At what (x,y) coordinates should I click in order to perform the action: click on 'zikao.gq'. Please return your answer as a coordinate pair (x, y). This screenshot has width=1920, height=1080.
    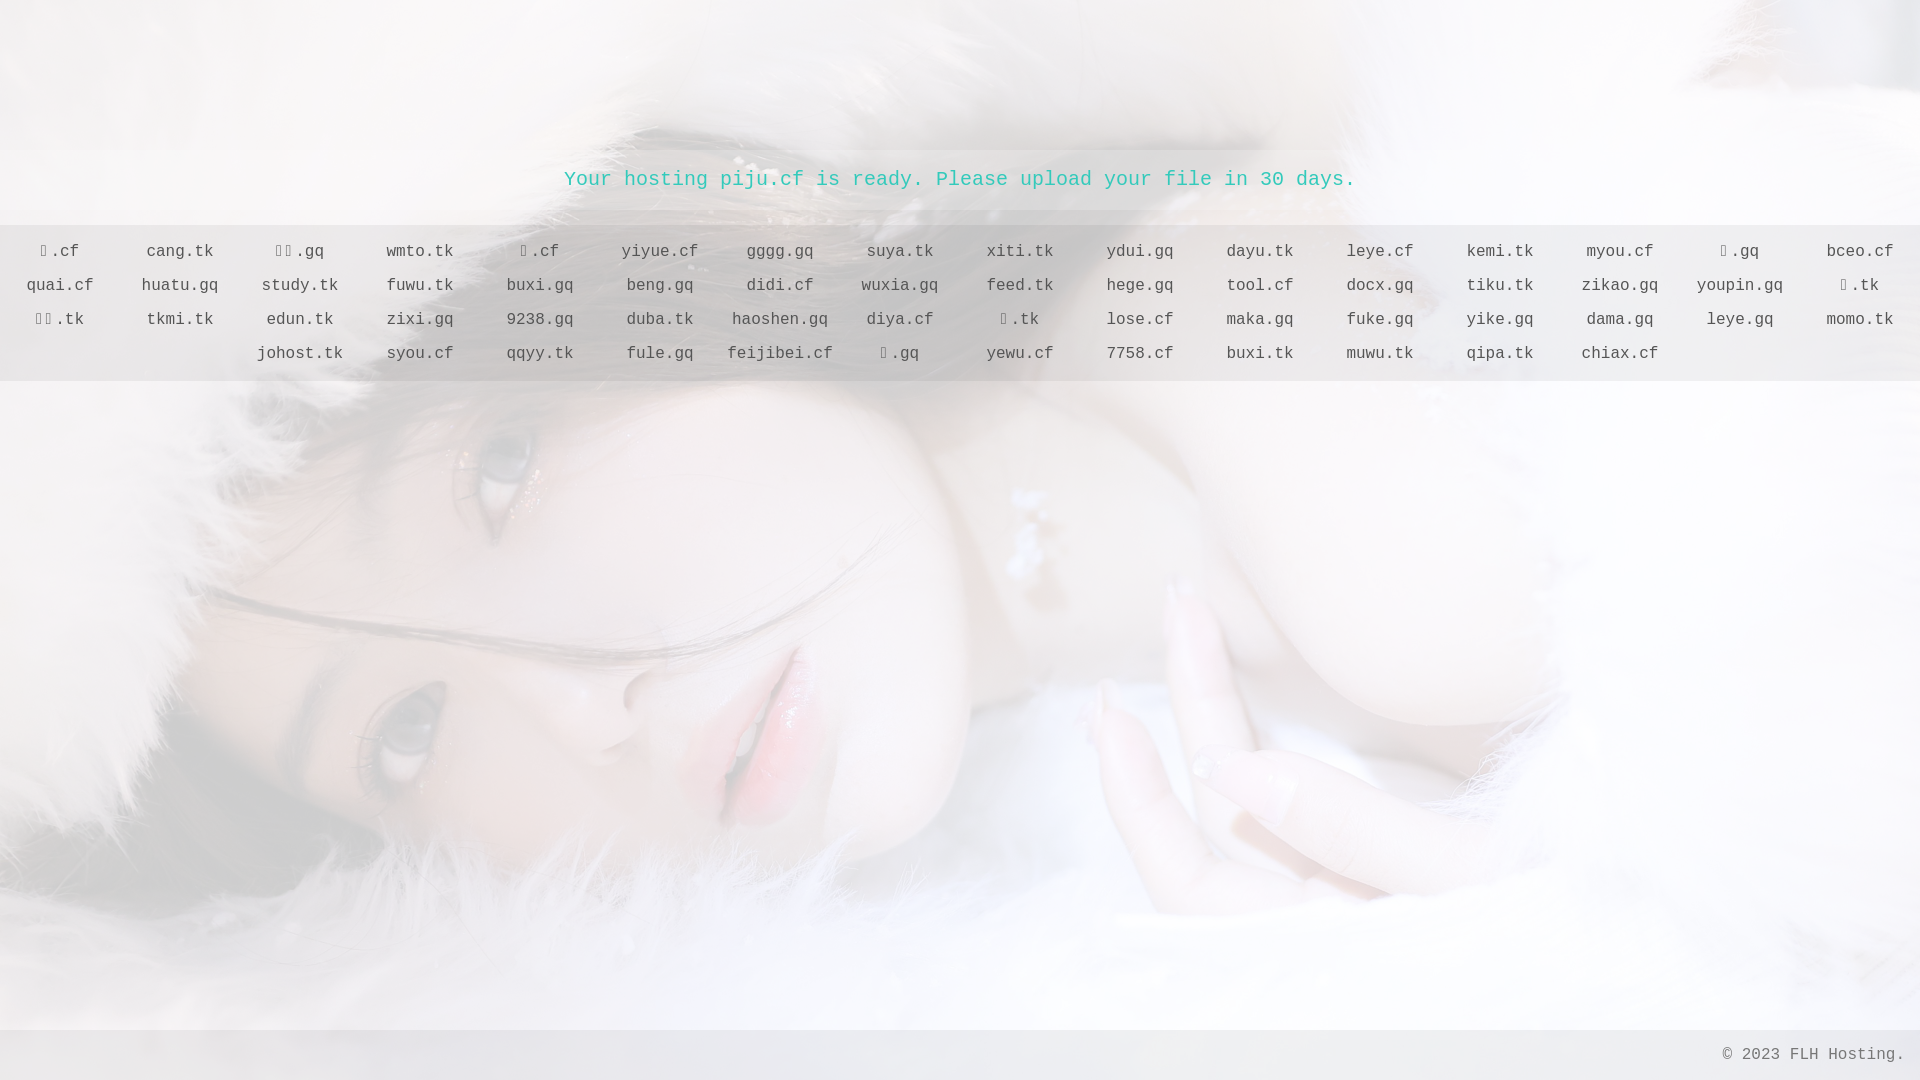
    Looking at the image, I should click on (1620, 285).